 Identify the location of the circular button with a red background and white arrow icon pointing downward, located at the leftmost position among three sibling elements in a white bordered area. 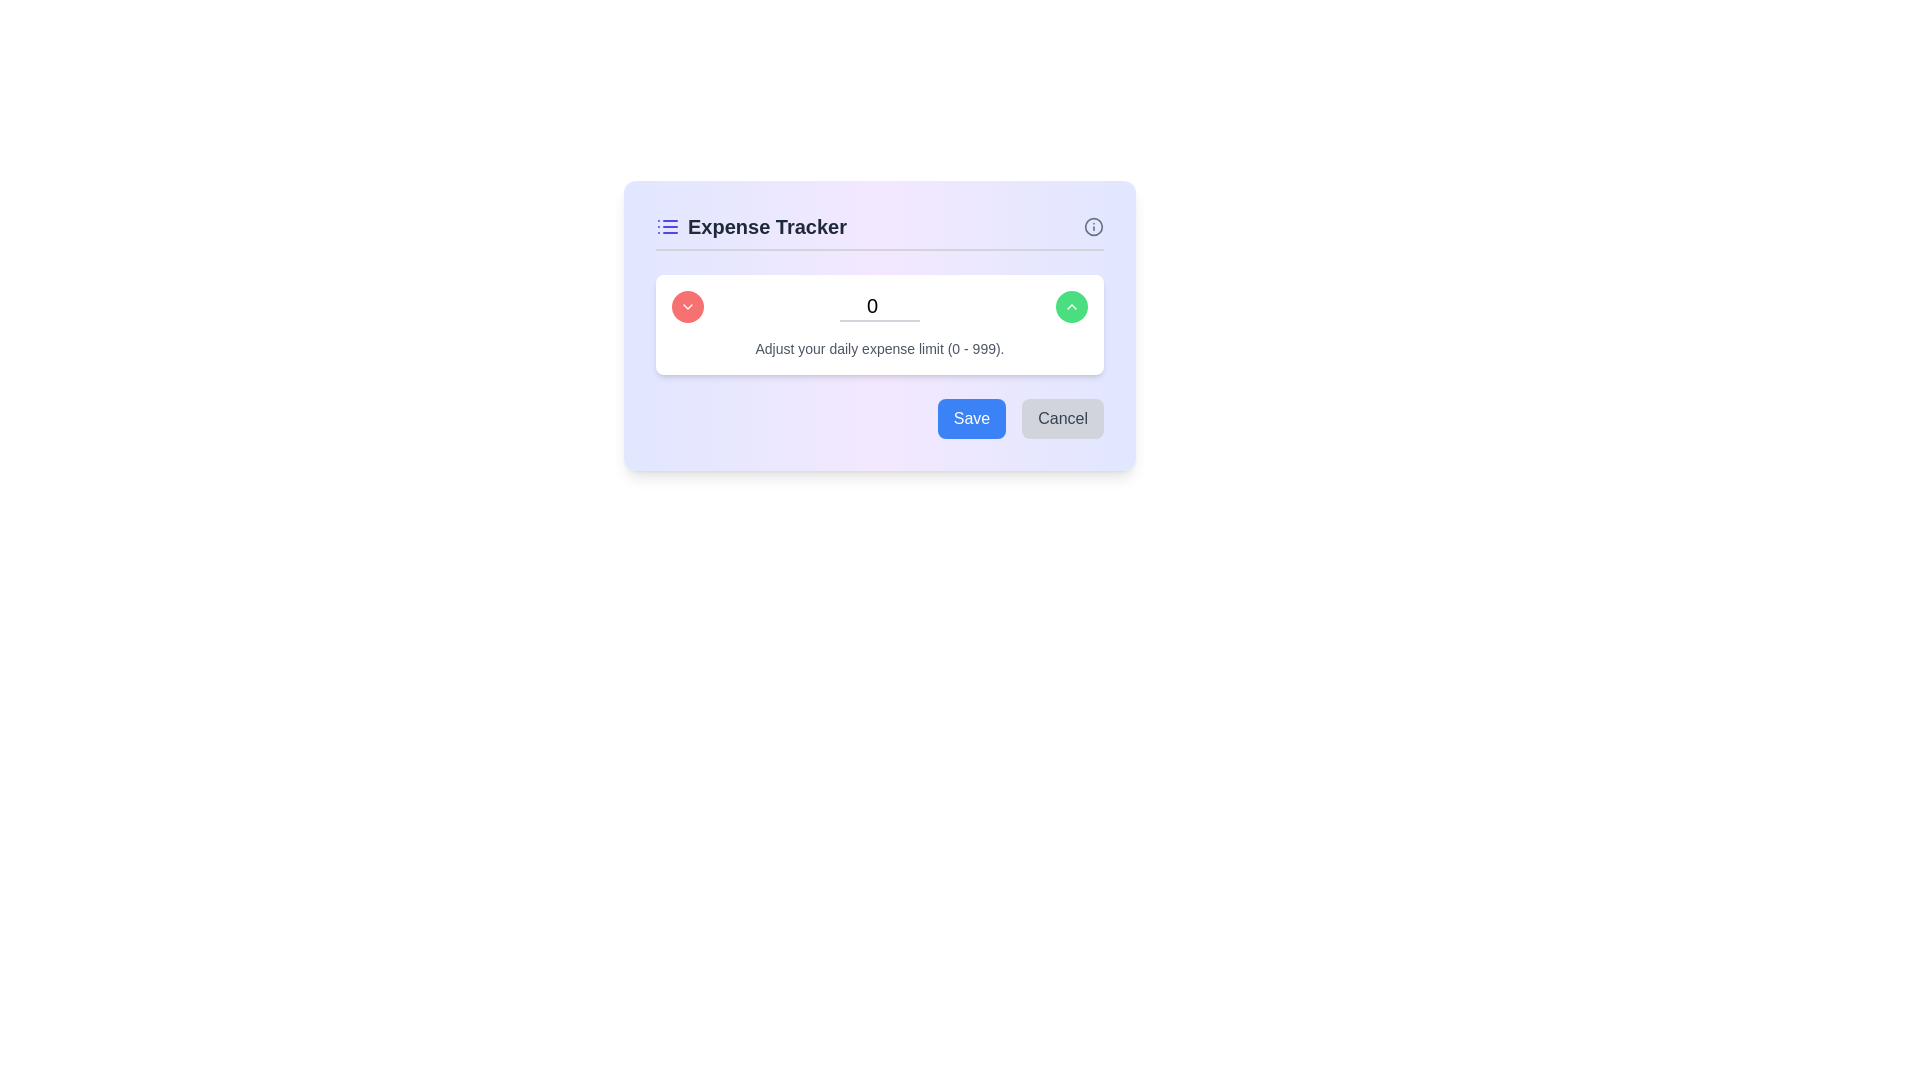
(687, 307).